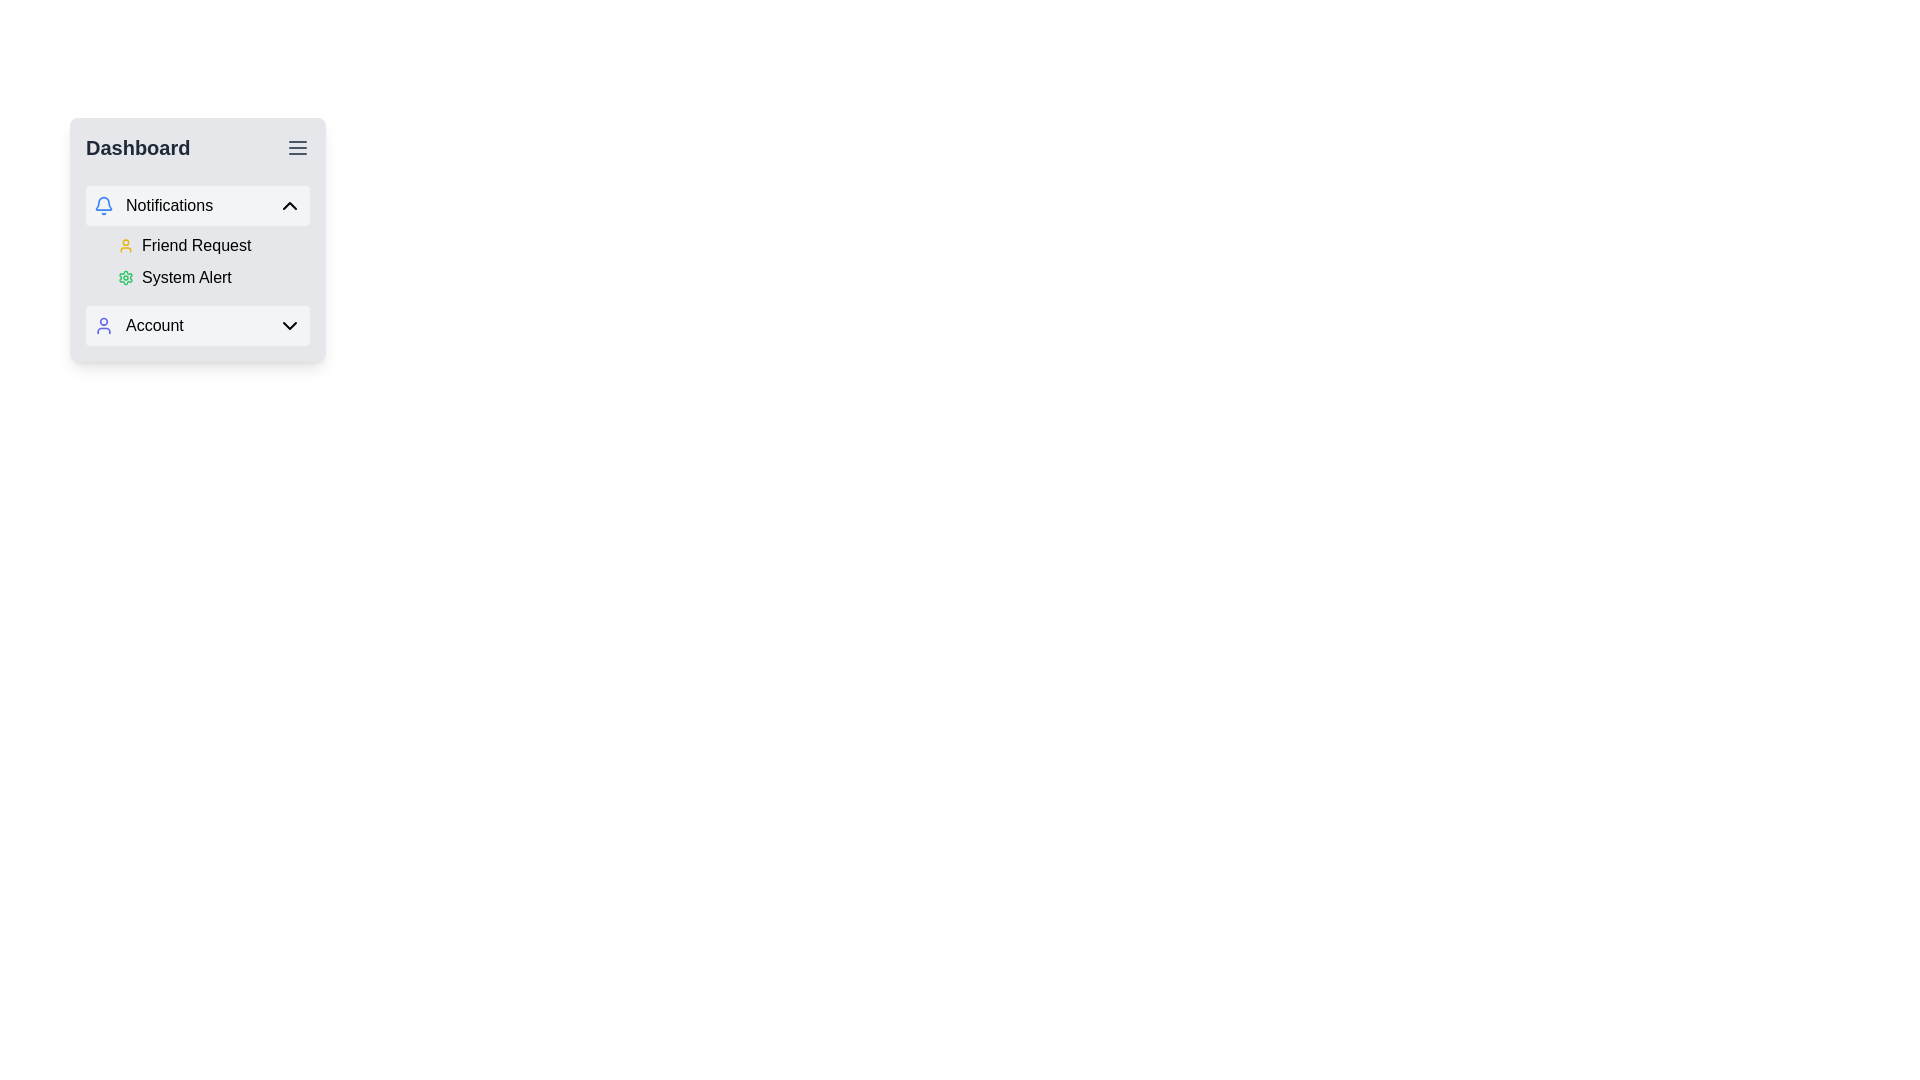 The image size is (1920, 1080). I want to click on the 'Notifications' menu item, which features a blue bell icon and is located at the top of the navigation menu under 'Dashboard', so click(152, 205).